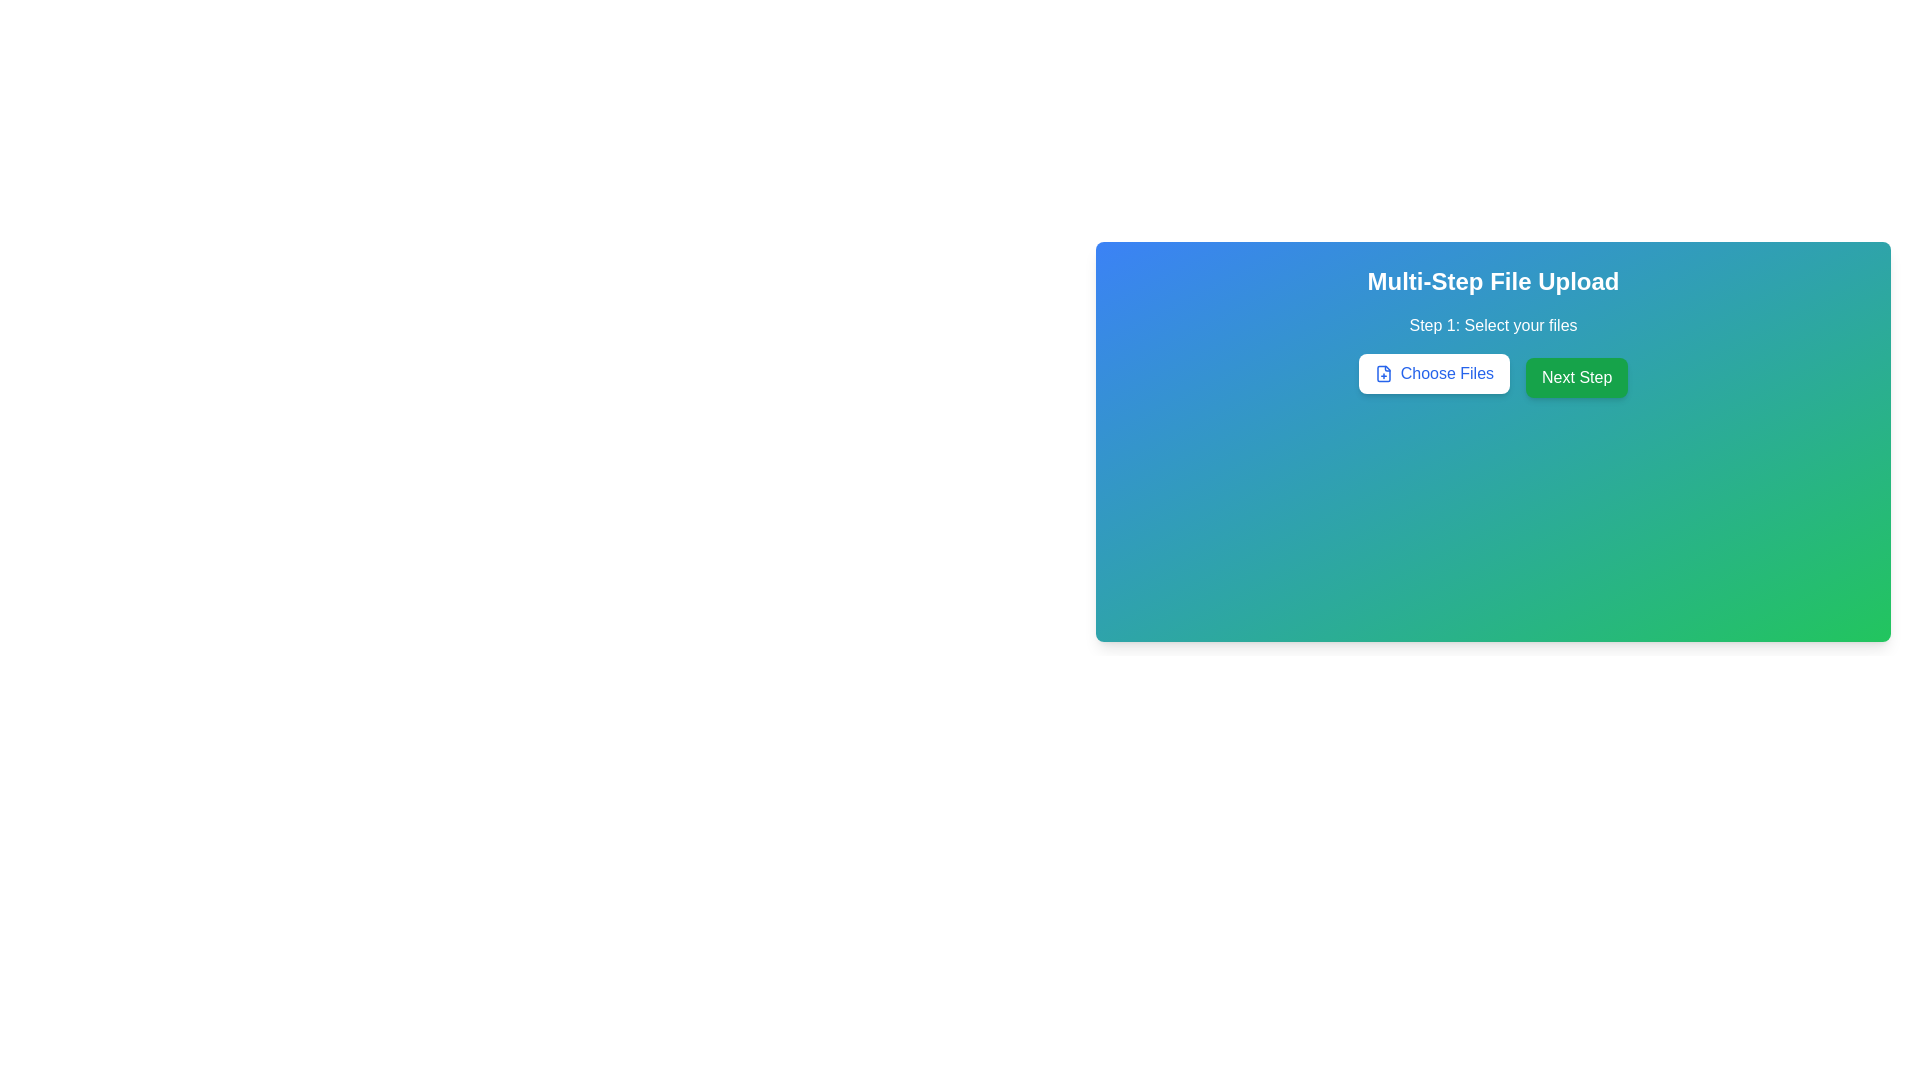 This screenshot has width=1920, height=1080. I want to click on the 'Open File Selection' button located within the 'Multi-Step File Upload' card, below 'Step 1: Select your files', so click(1493, 354).